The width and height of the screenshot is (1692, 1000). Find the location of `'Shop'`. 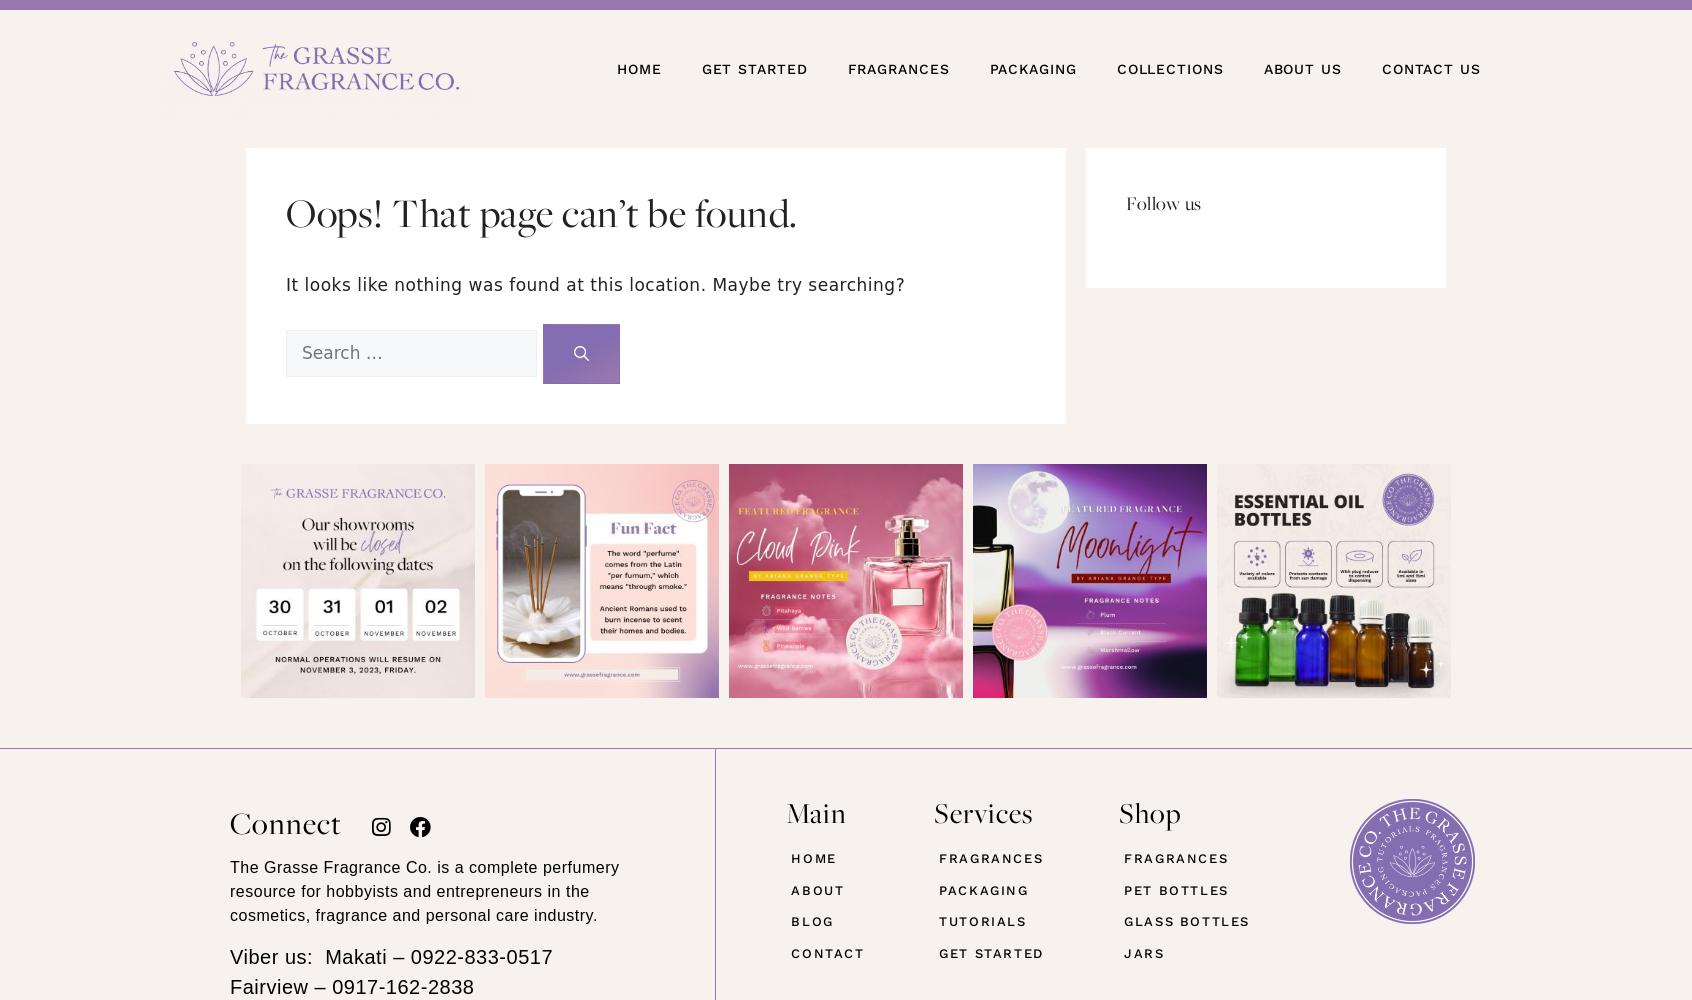

'Shop' is located at coordinates (1149, 812).